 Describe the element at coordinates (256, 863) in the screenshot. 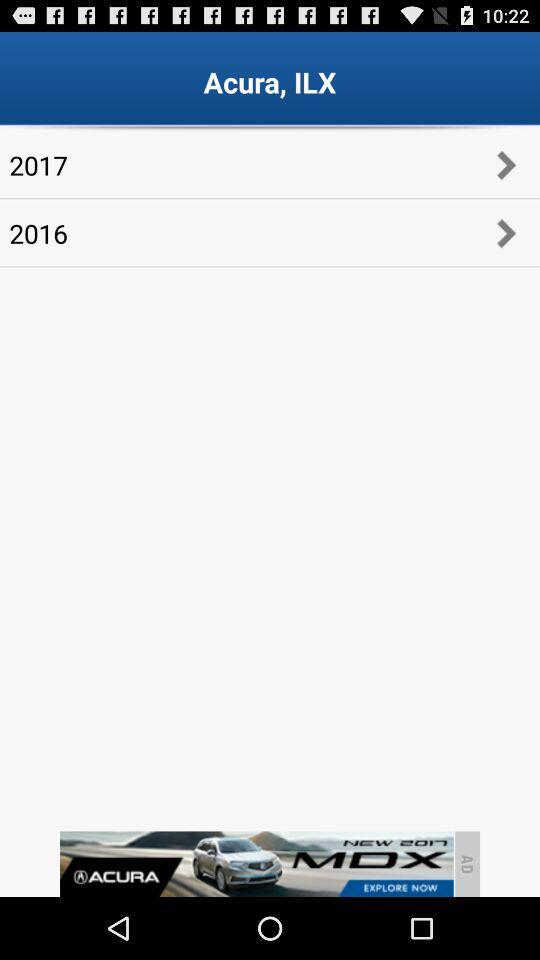

I see `open advertisement` at that location.